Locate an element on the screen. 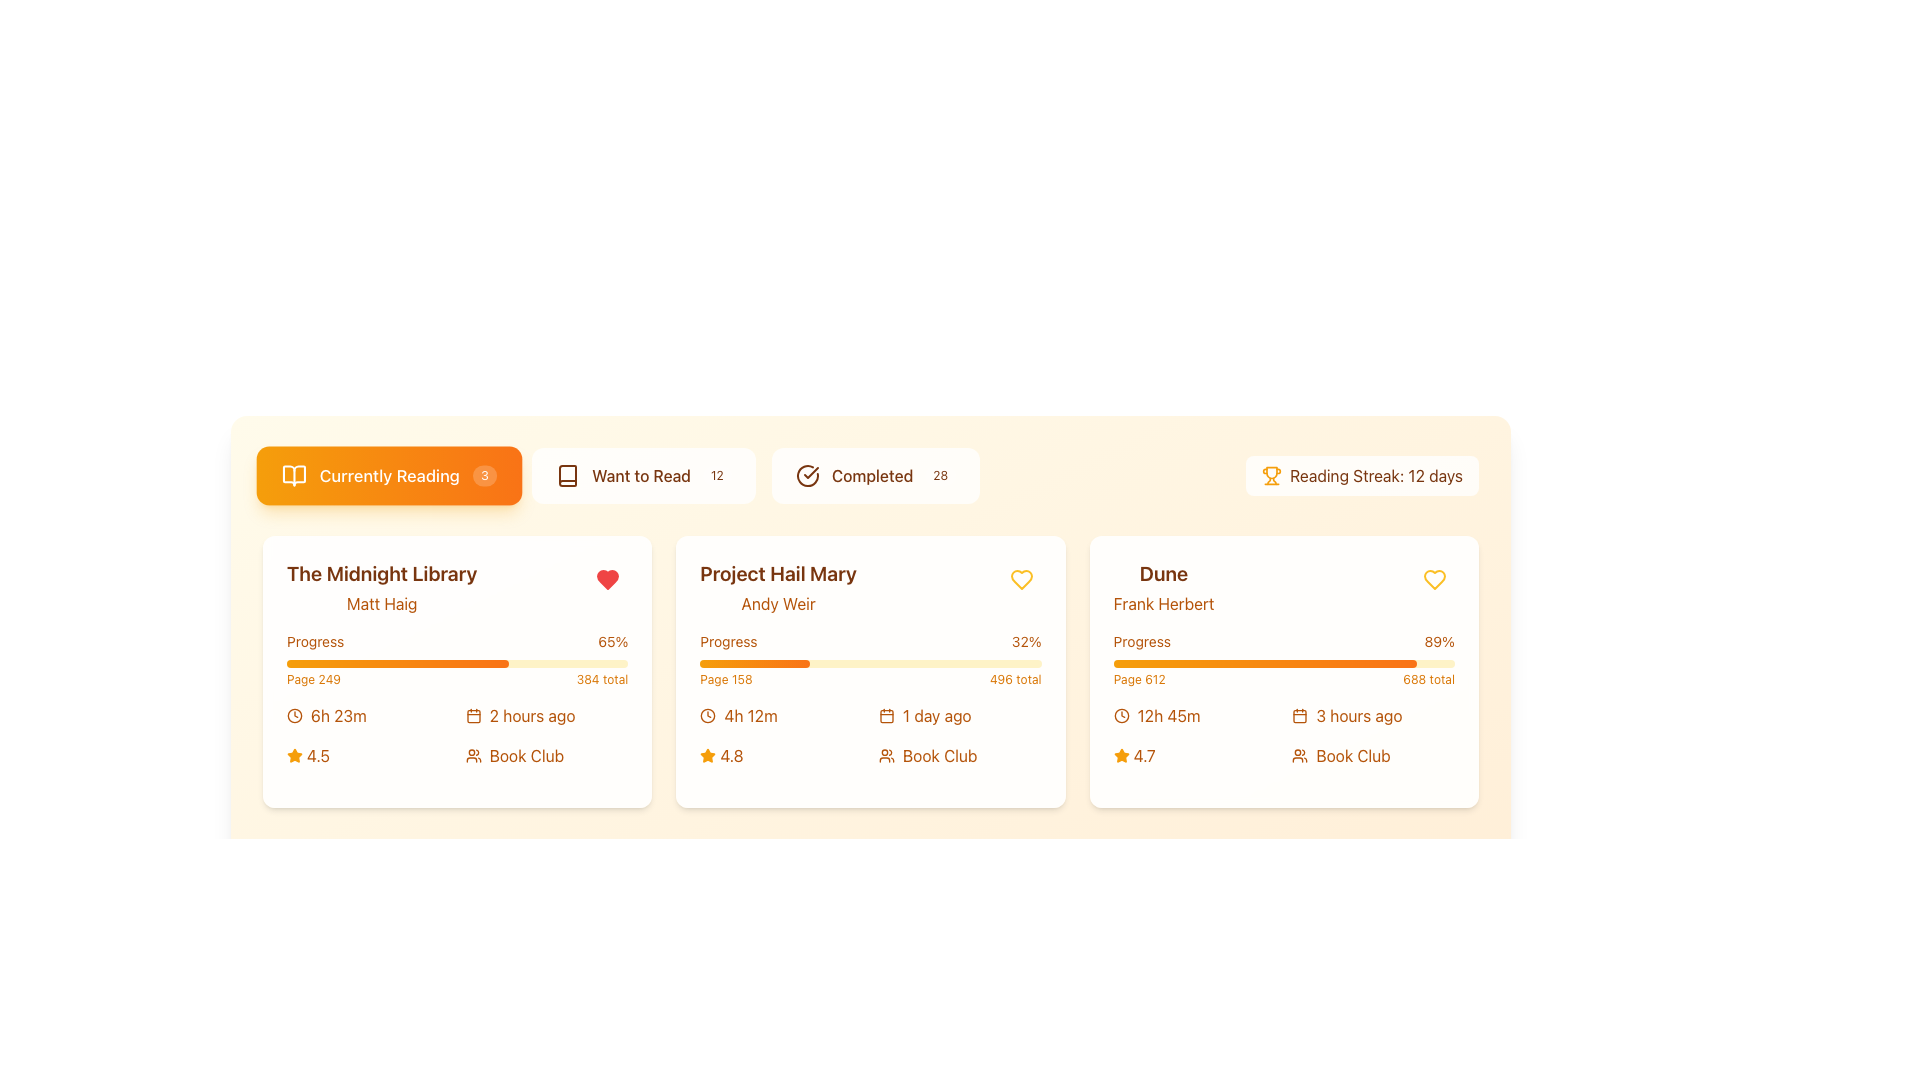 This screenshot has height=1080, width=1920. the decorative icon associated with the 'Currently Reading' button, located to the left of the label text 'Currently Reading' is located at coordinates (293, 475).